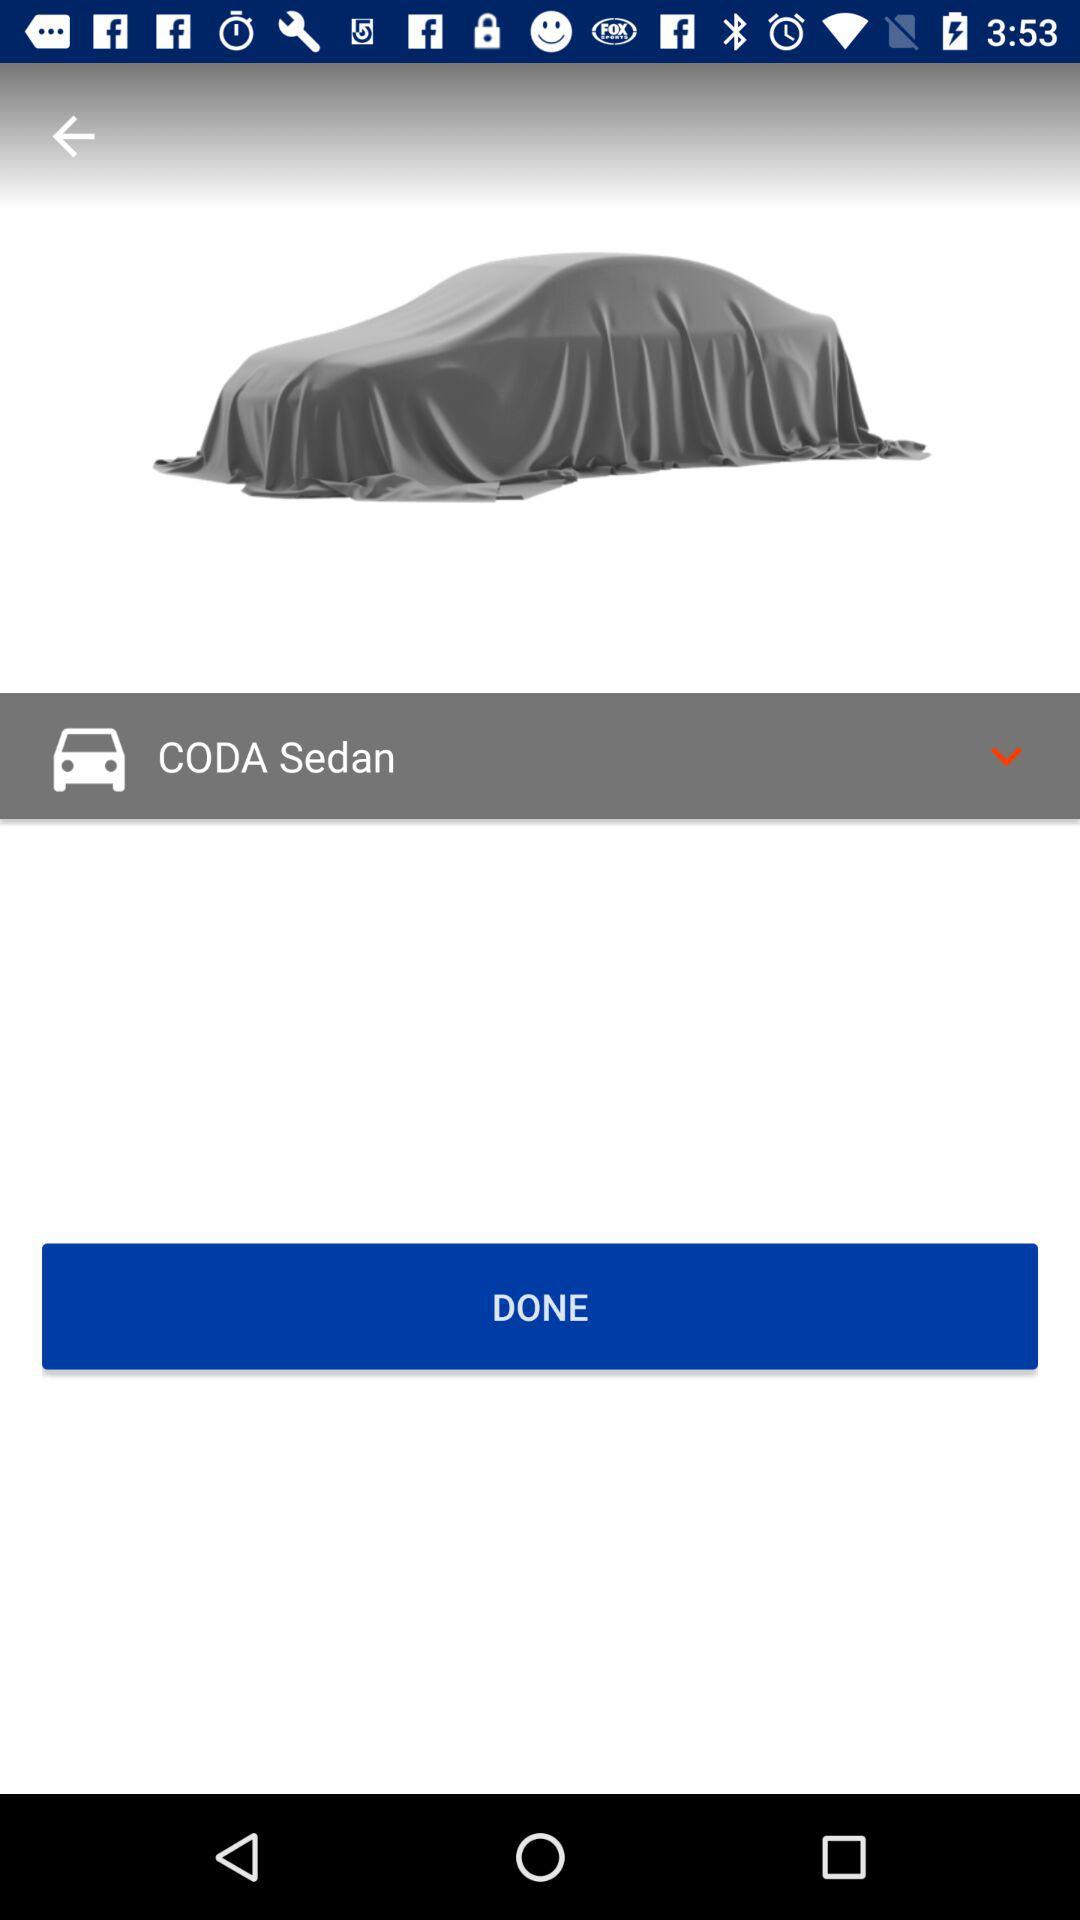 The image size is (1080, 1920). Describe the element at coordinates (72, 135) in the screenshot. I see `icon at the top left corner` at that location.